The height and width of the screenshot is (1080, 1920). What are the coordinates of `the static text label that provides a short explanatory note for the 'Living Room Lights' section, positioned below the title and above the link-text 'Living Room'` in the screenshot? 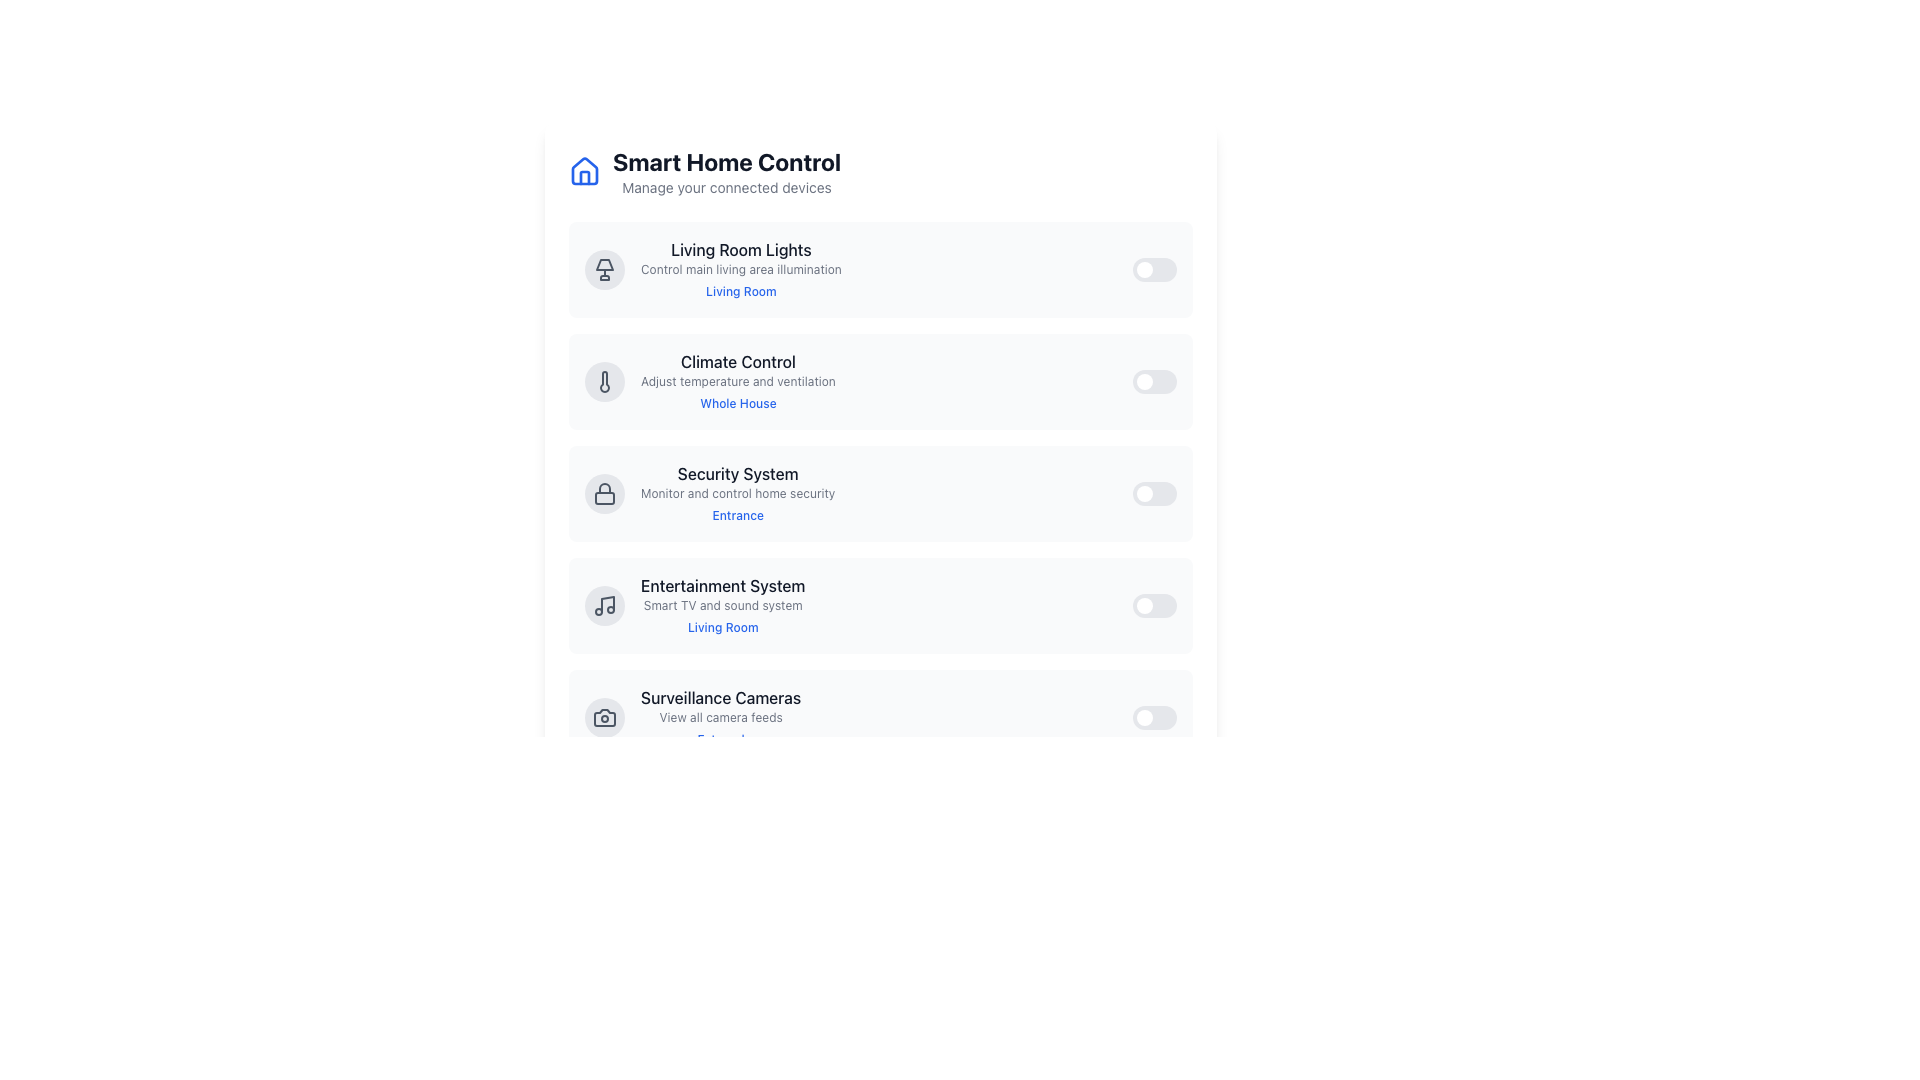 It's located at (740, 270).